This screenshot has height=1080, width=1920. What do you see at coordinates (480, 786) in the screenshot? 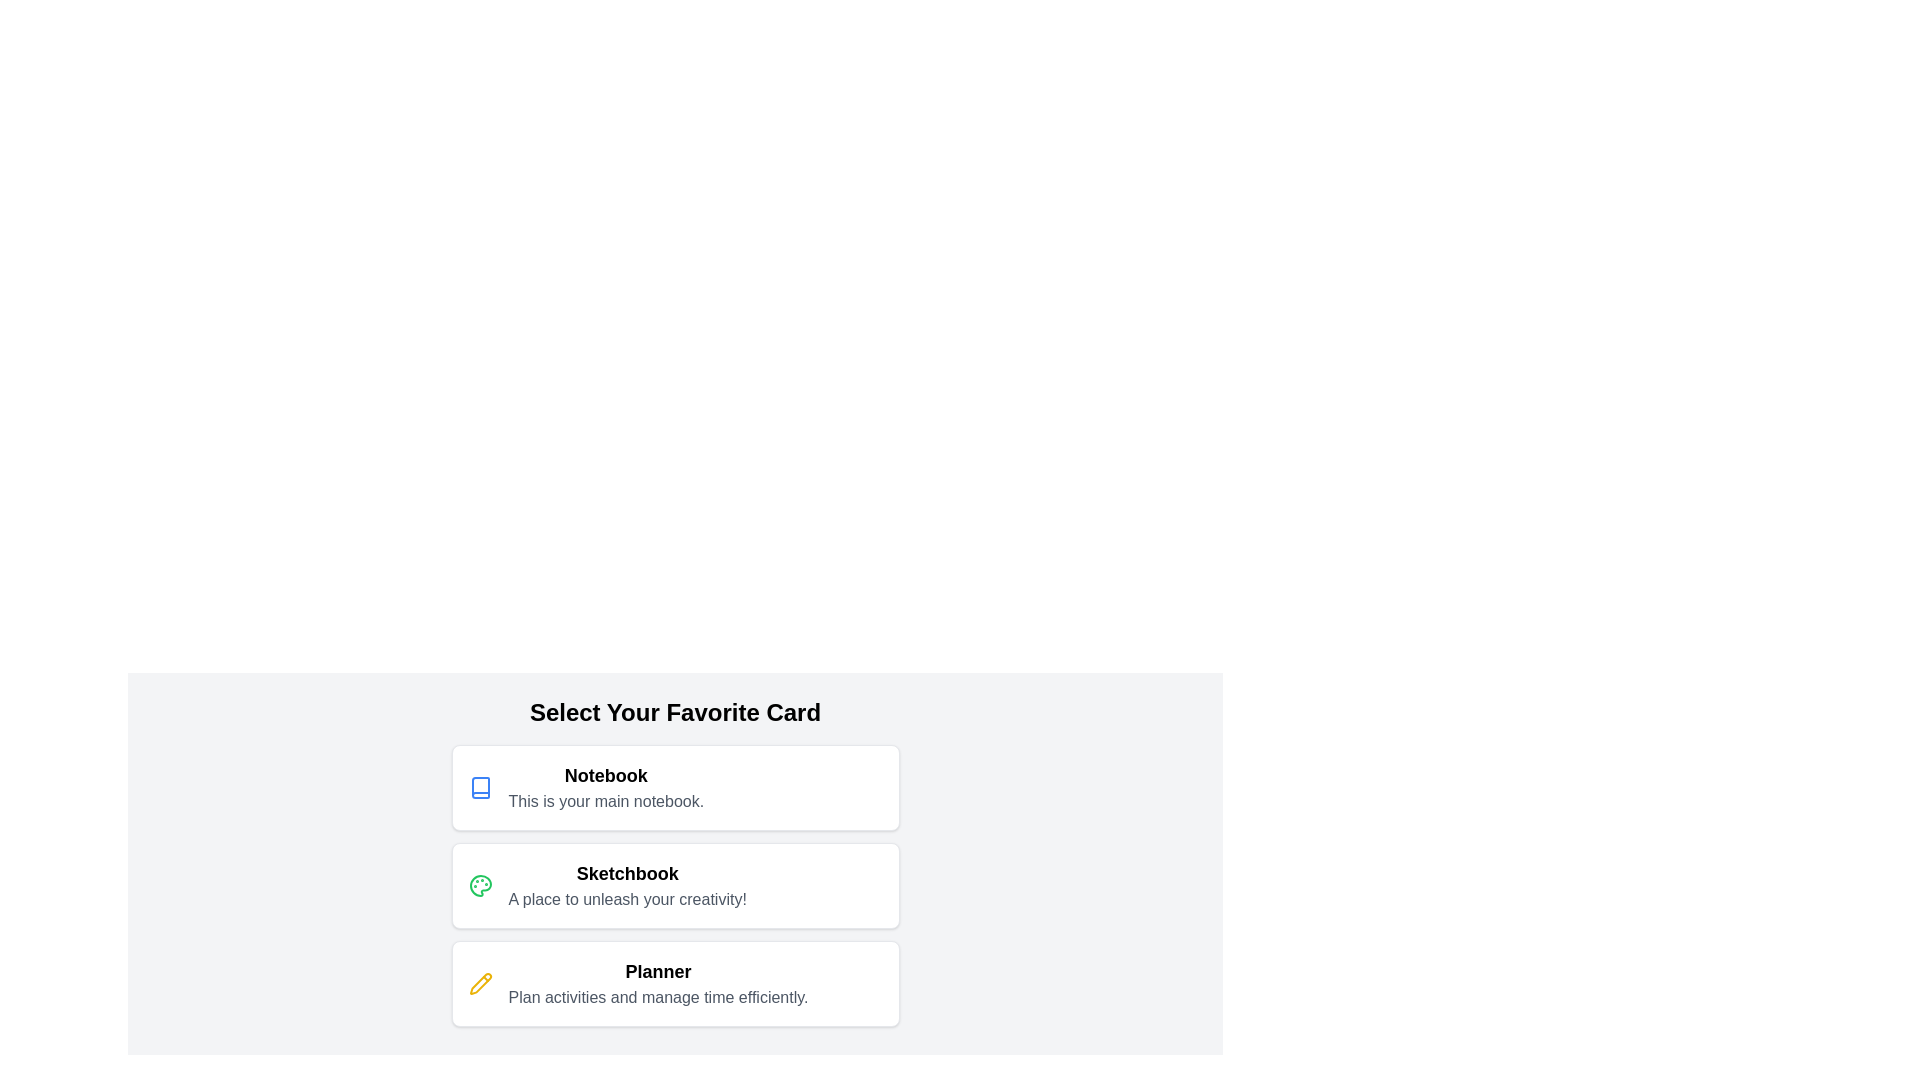
I see `the blue outlined book icon located on the left side of the first card in the list, part of the 'Notebook' entry, just before the title text` at bounding box center [480, 786].